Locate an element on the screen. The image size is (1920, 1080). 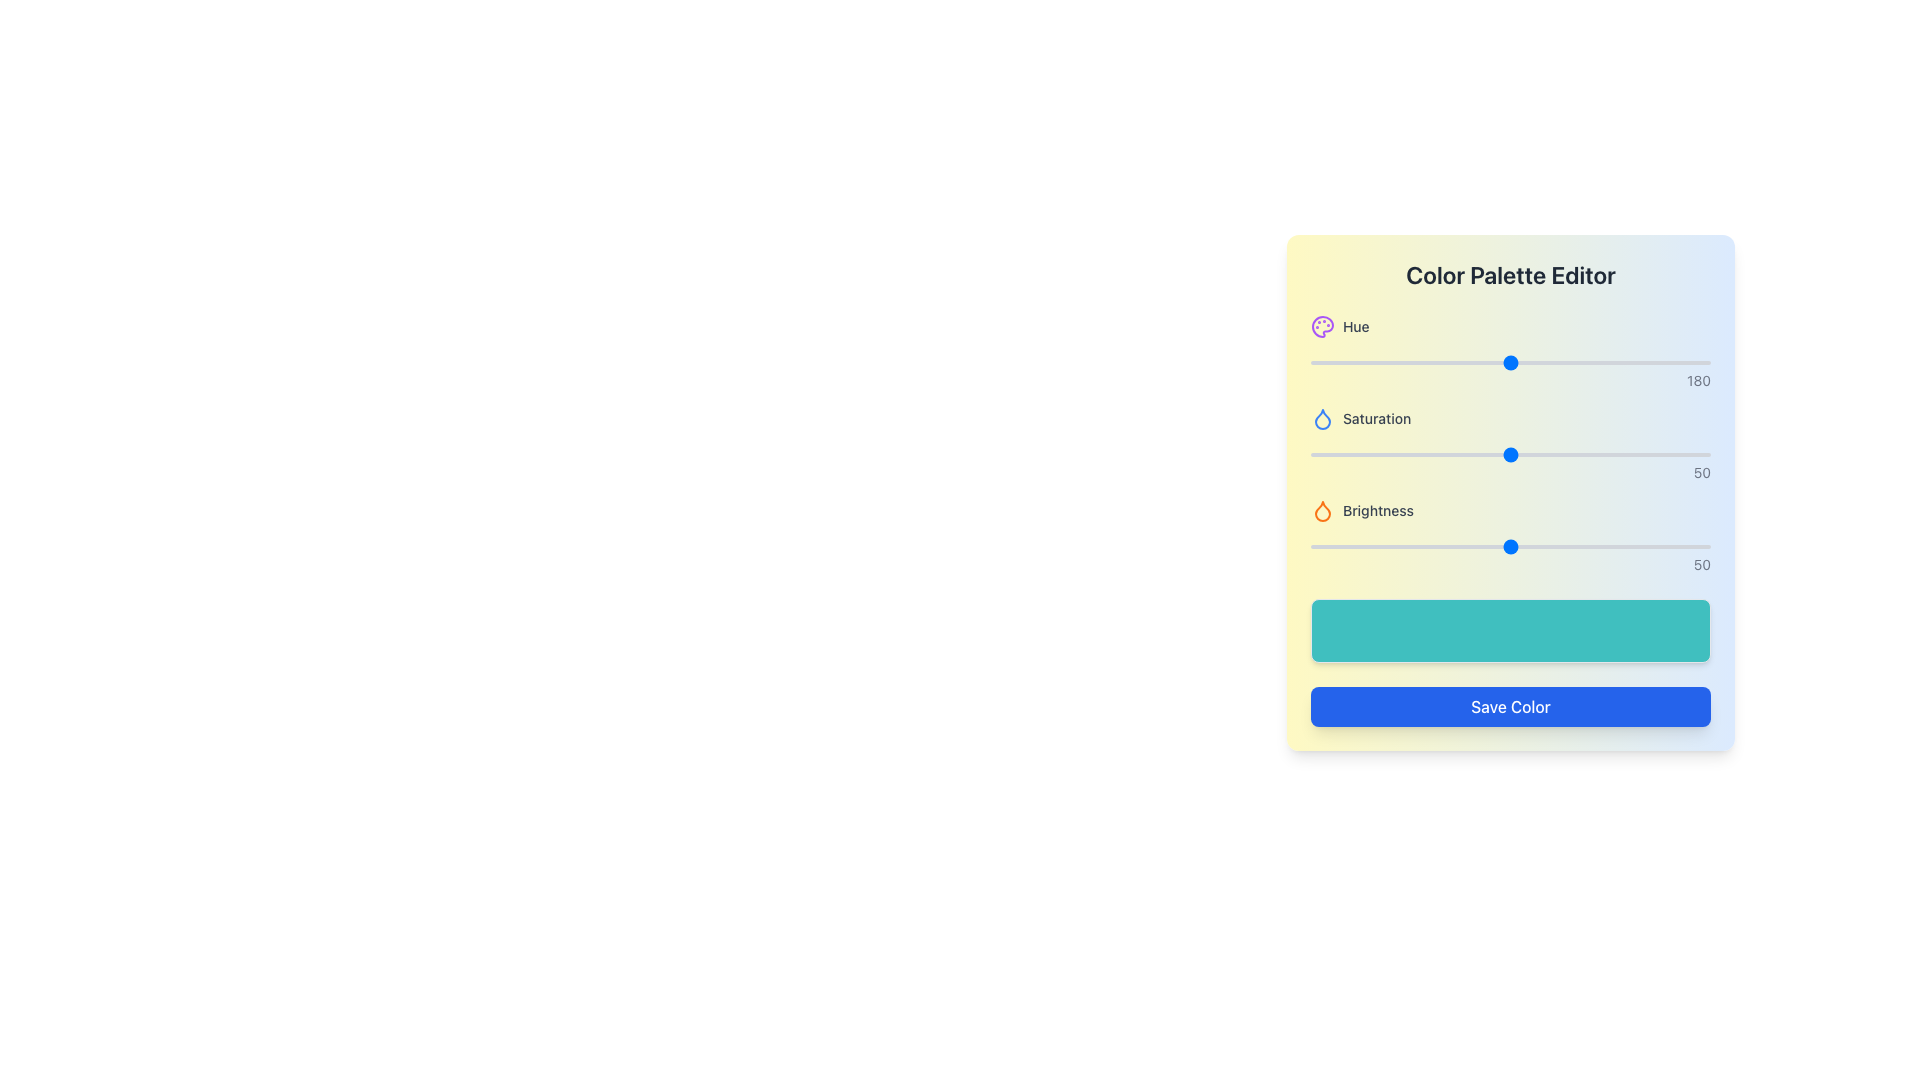
the saturation level is located at coordinates (1401, 455).